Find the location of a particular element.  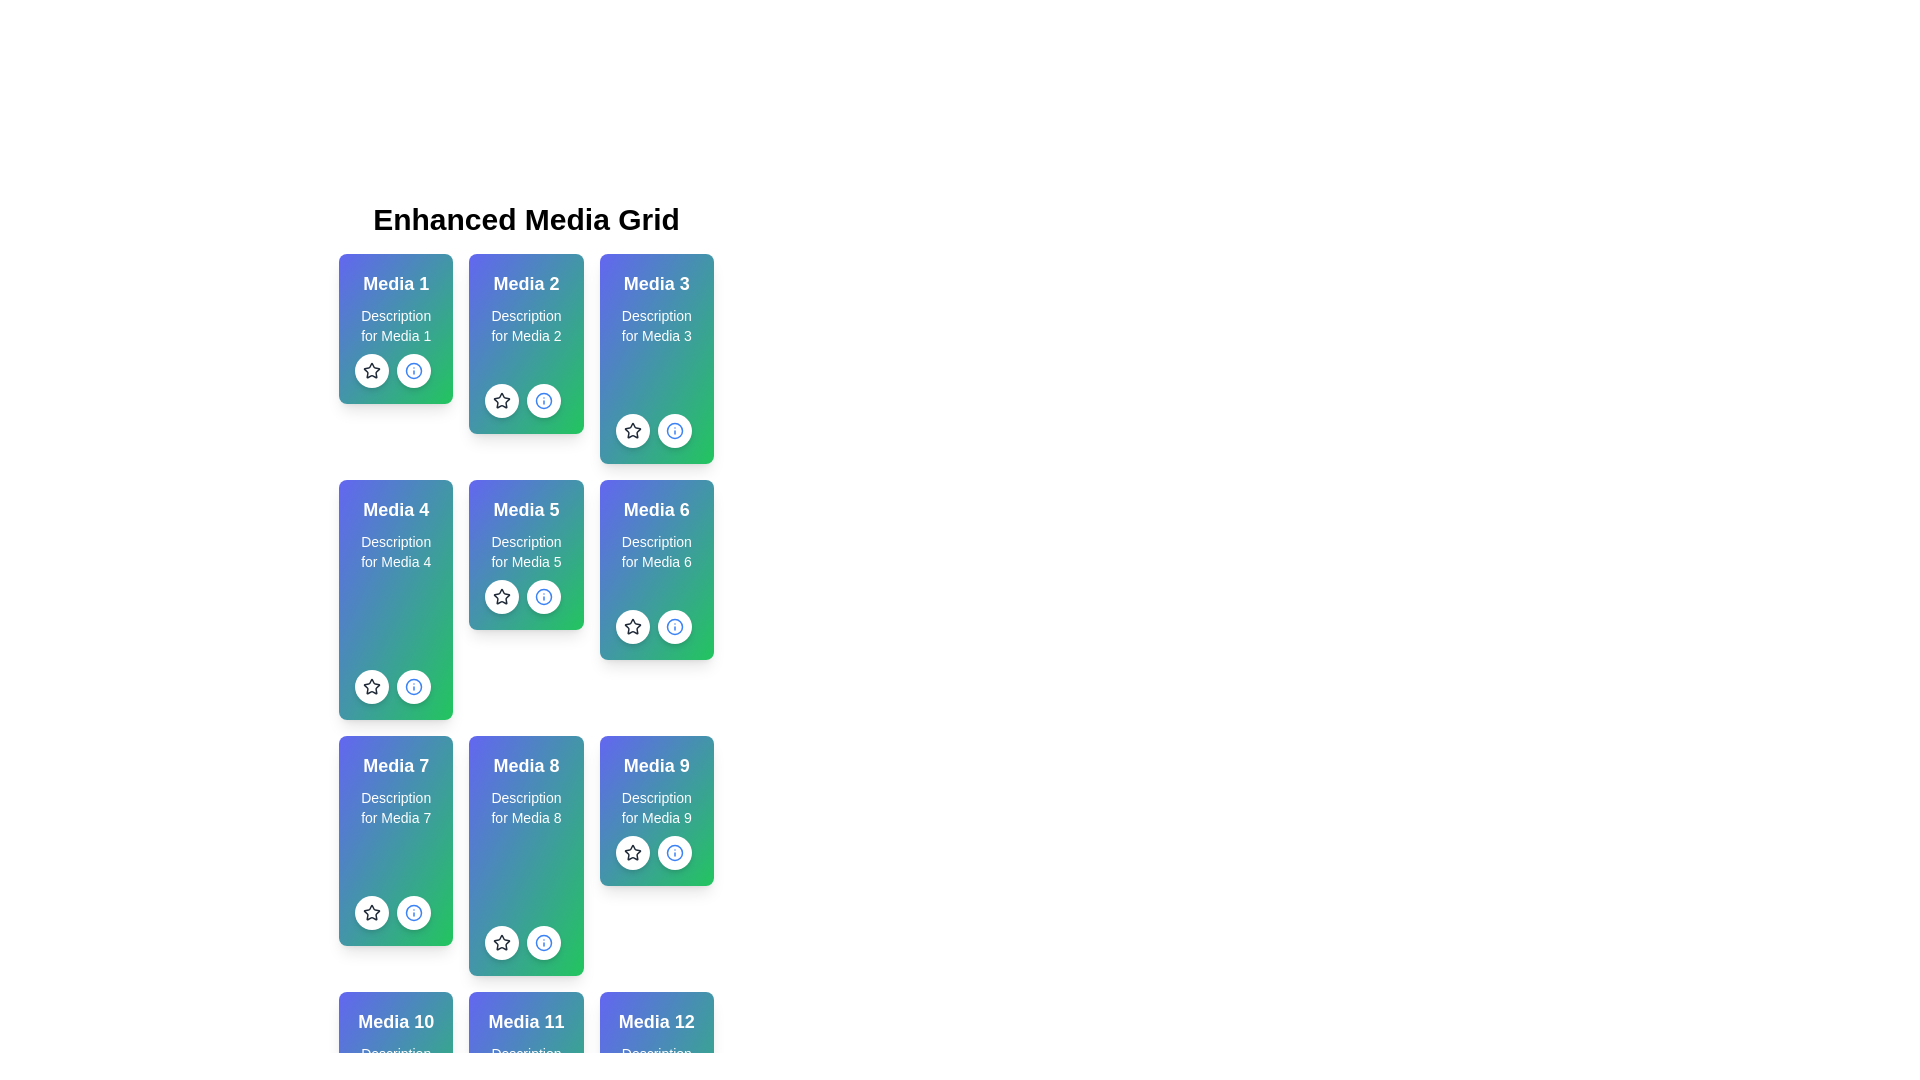

the circular information button with a white background and blue border located at the bottom-left corner of the 'Media 1' card is located at coordinates (412, 370).